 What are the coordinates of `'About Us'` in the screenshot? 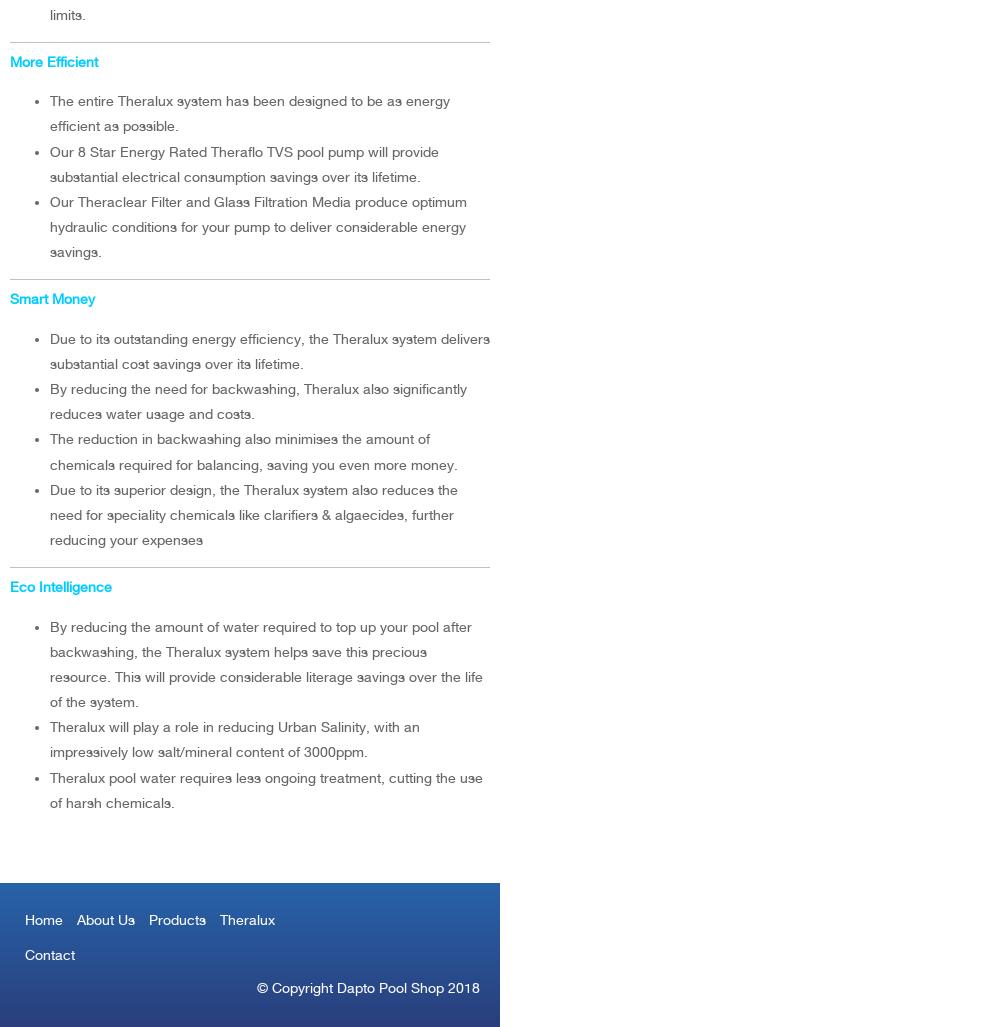 It's located at (105, 919).